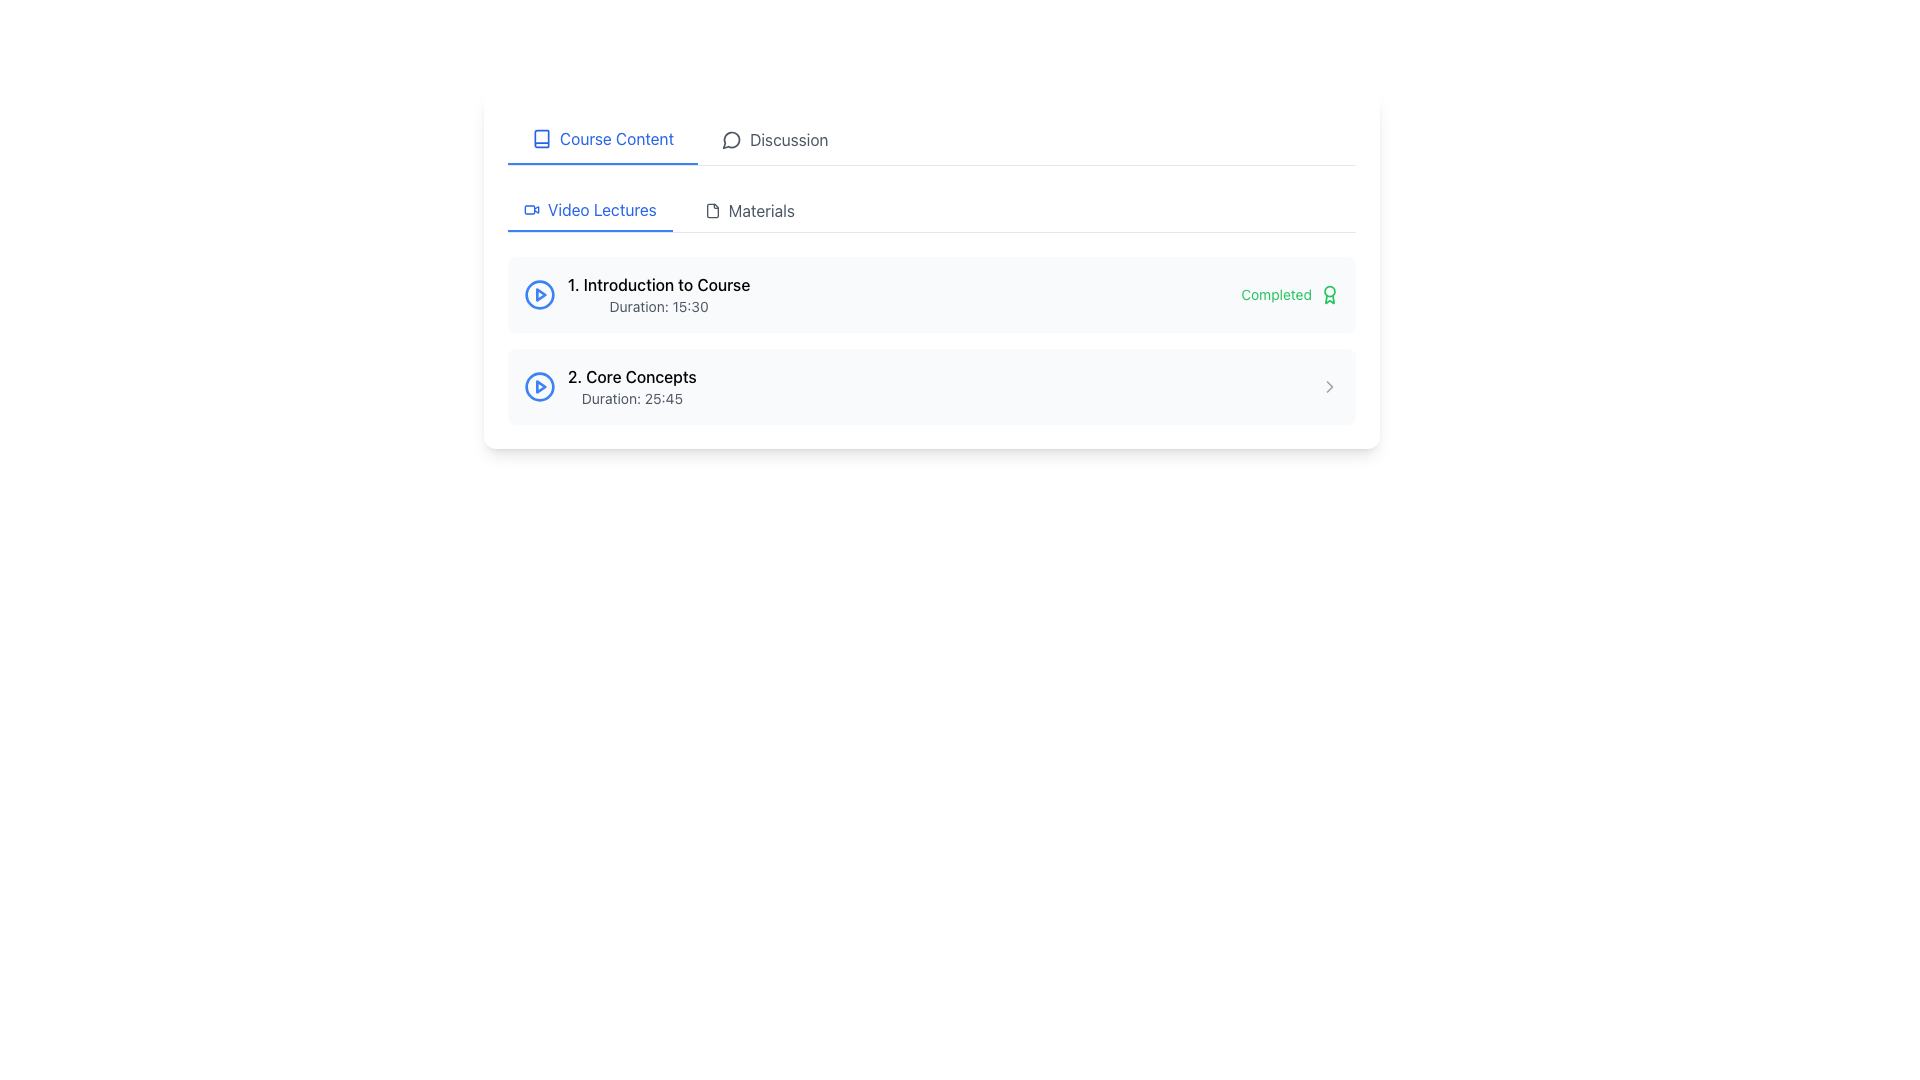 The height and width of the screenshot is (1080, 1920). I want to click on the play button for the video lecture titled '1. Introduction to Course', so click(539, 294).